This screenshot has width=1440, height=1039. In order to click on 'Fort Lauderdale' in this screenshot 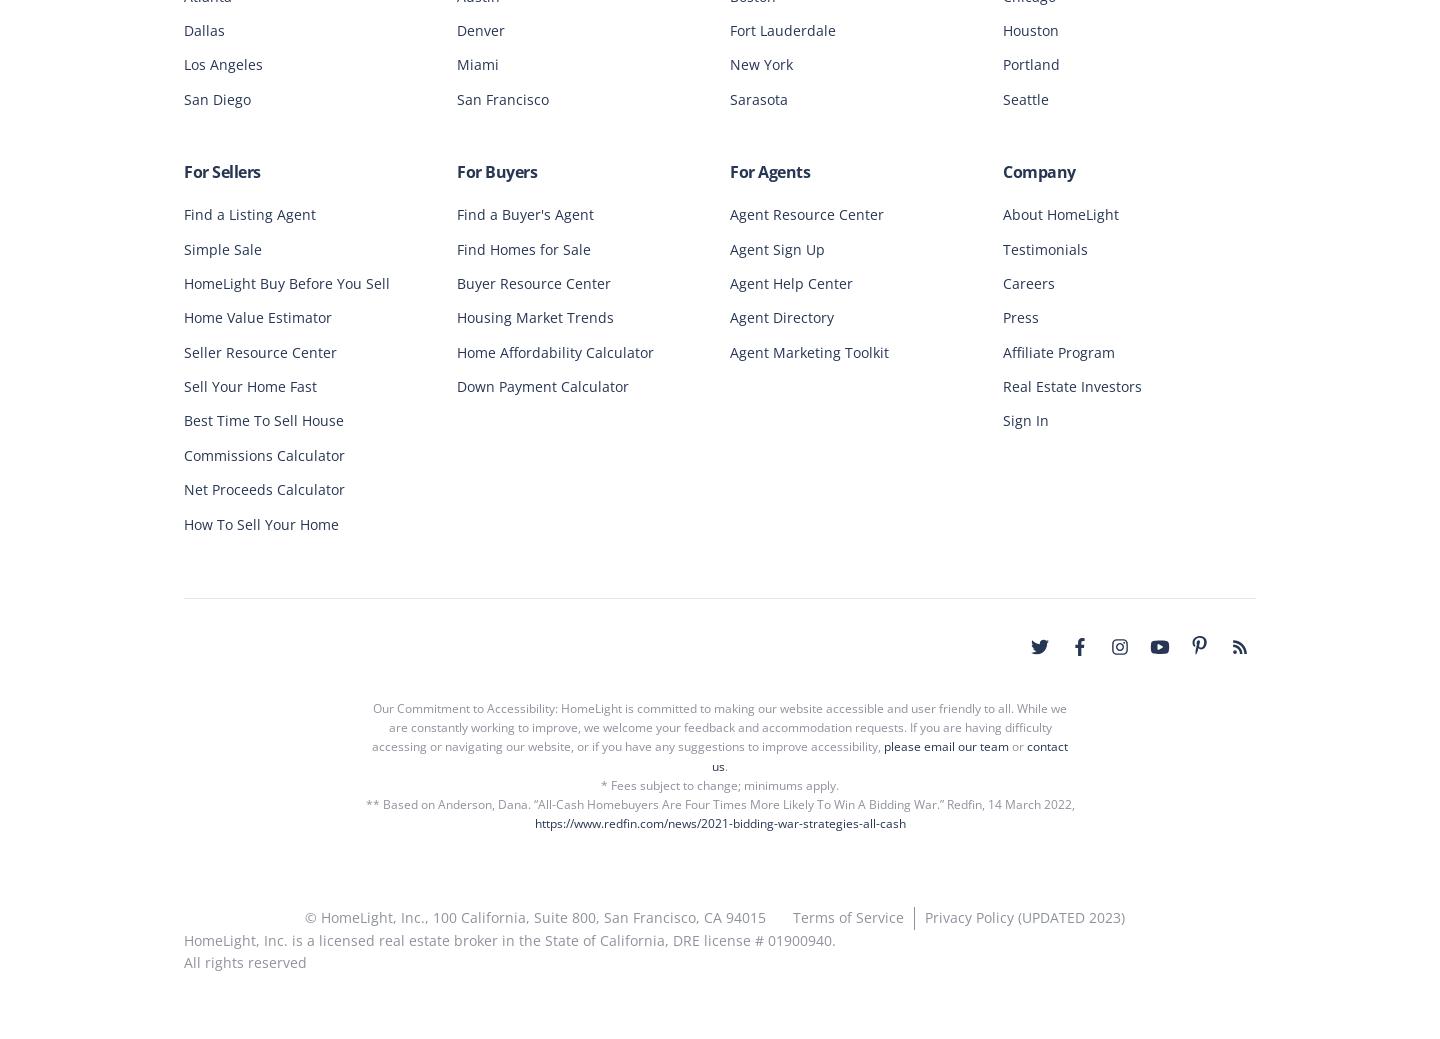, I will do `click(728, 27)`.